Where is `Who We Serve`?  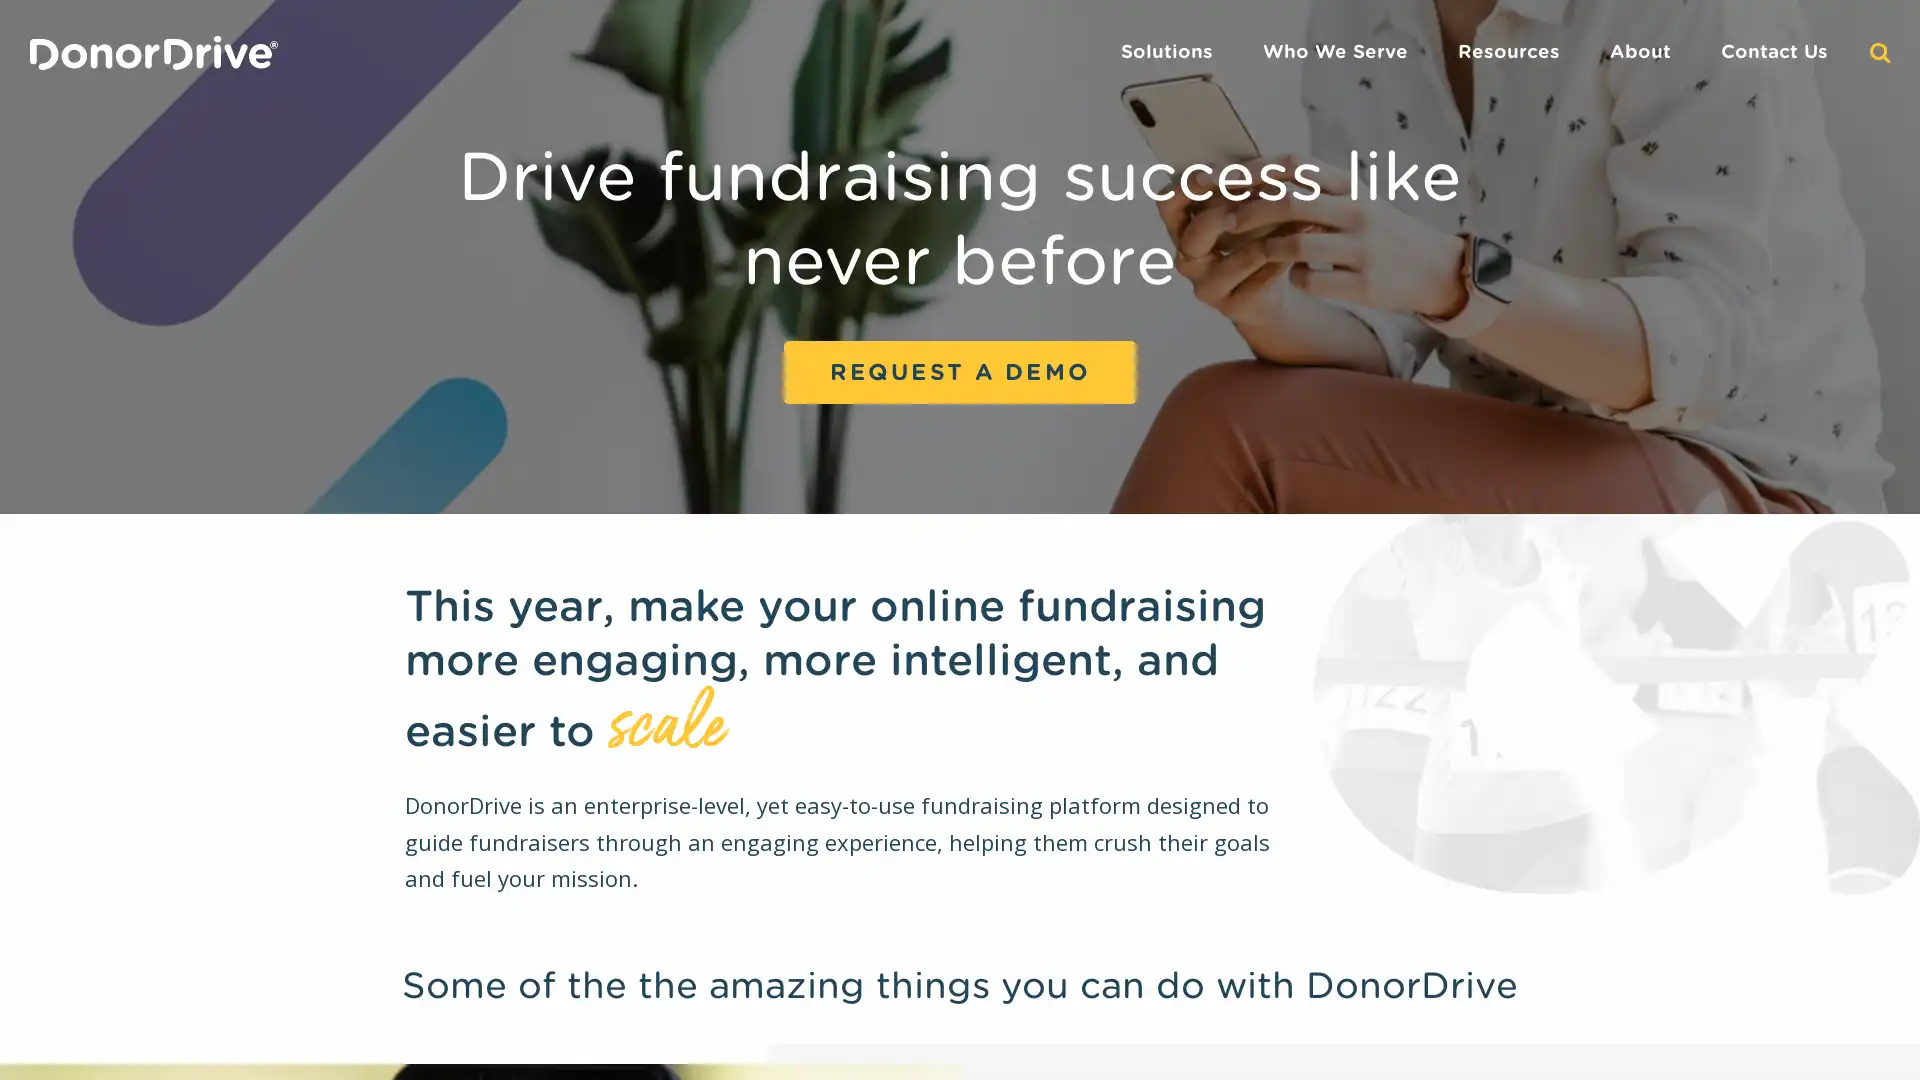 Who We Serve is located at coordinates (1335, 50).